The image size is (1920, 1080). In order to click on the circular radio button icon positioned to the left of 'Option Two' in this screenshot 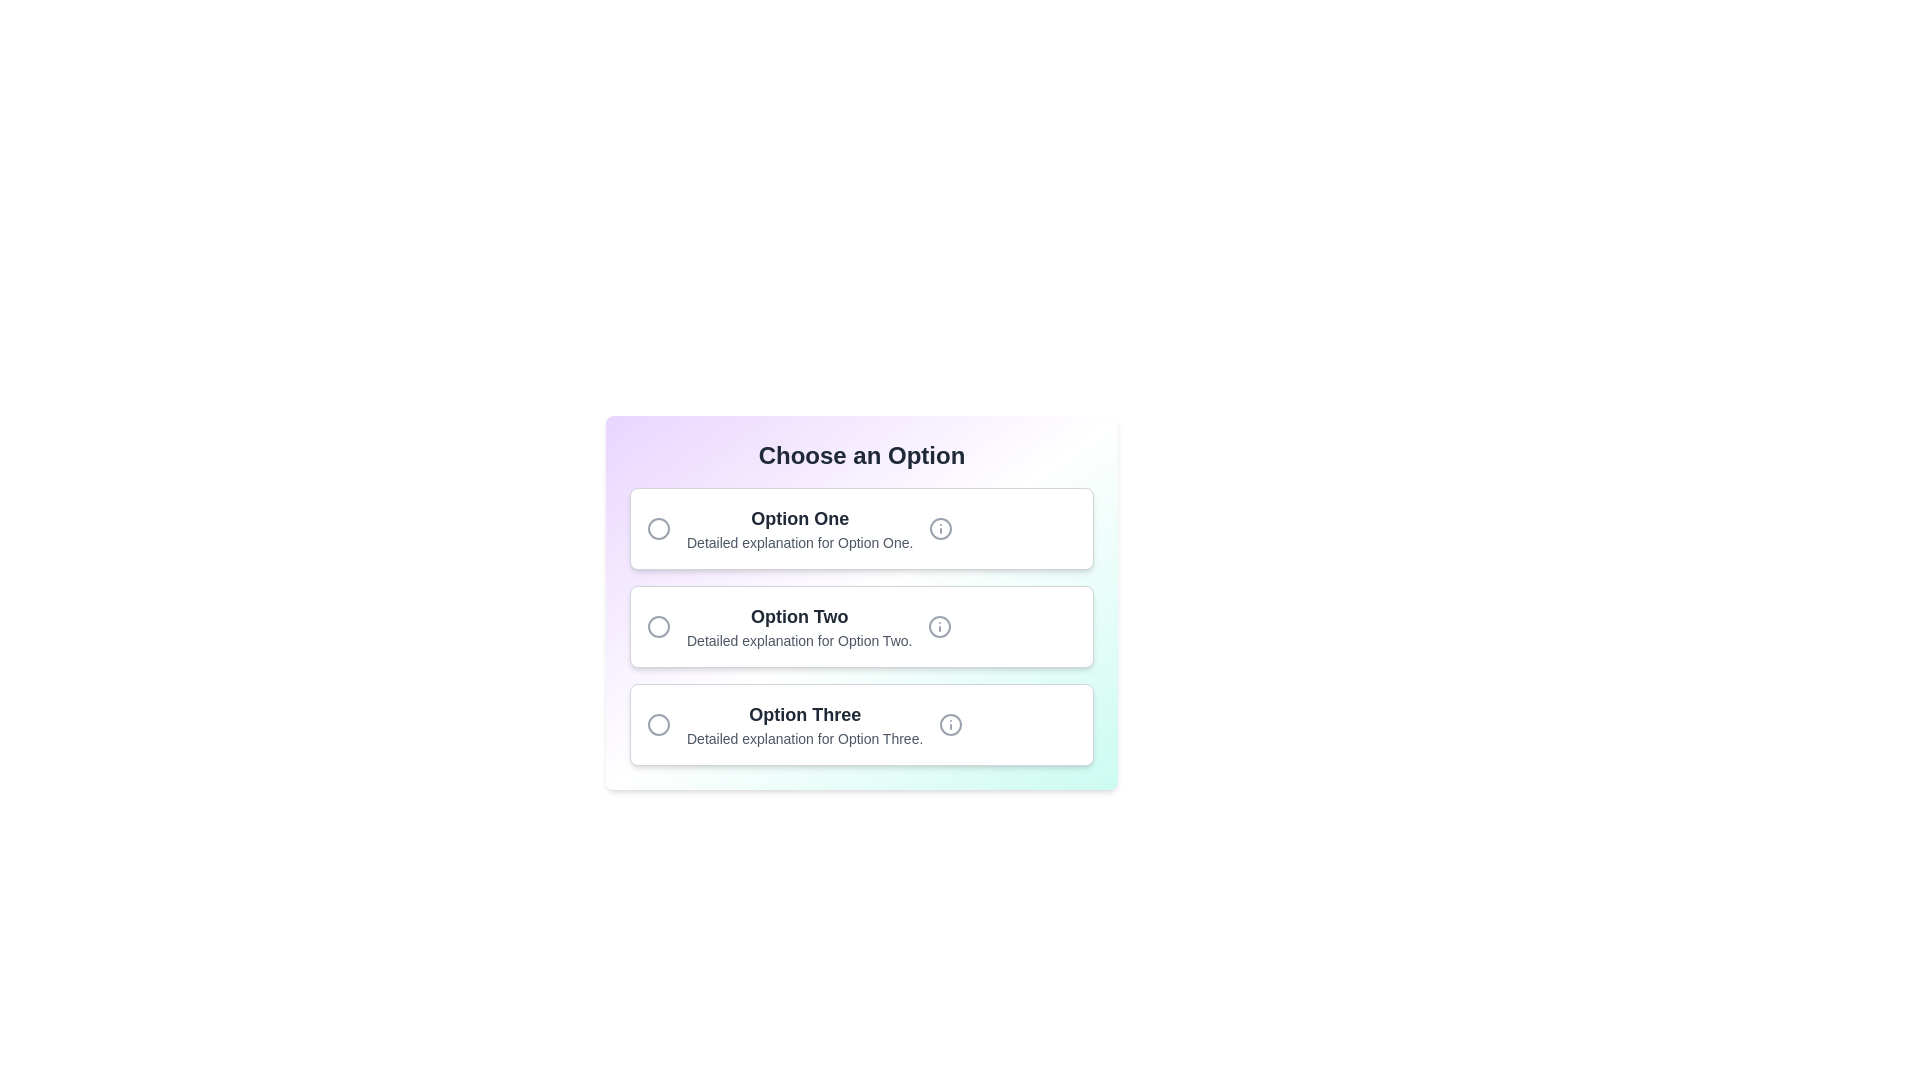, I will do `click(658, 626)`.